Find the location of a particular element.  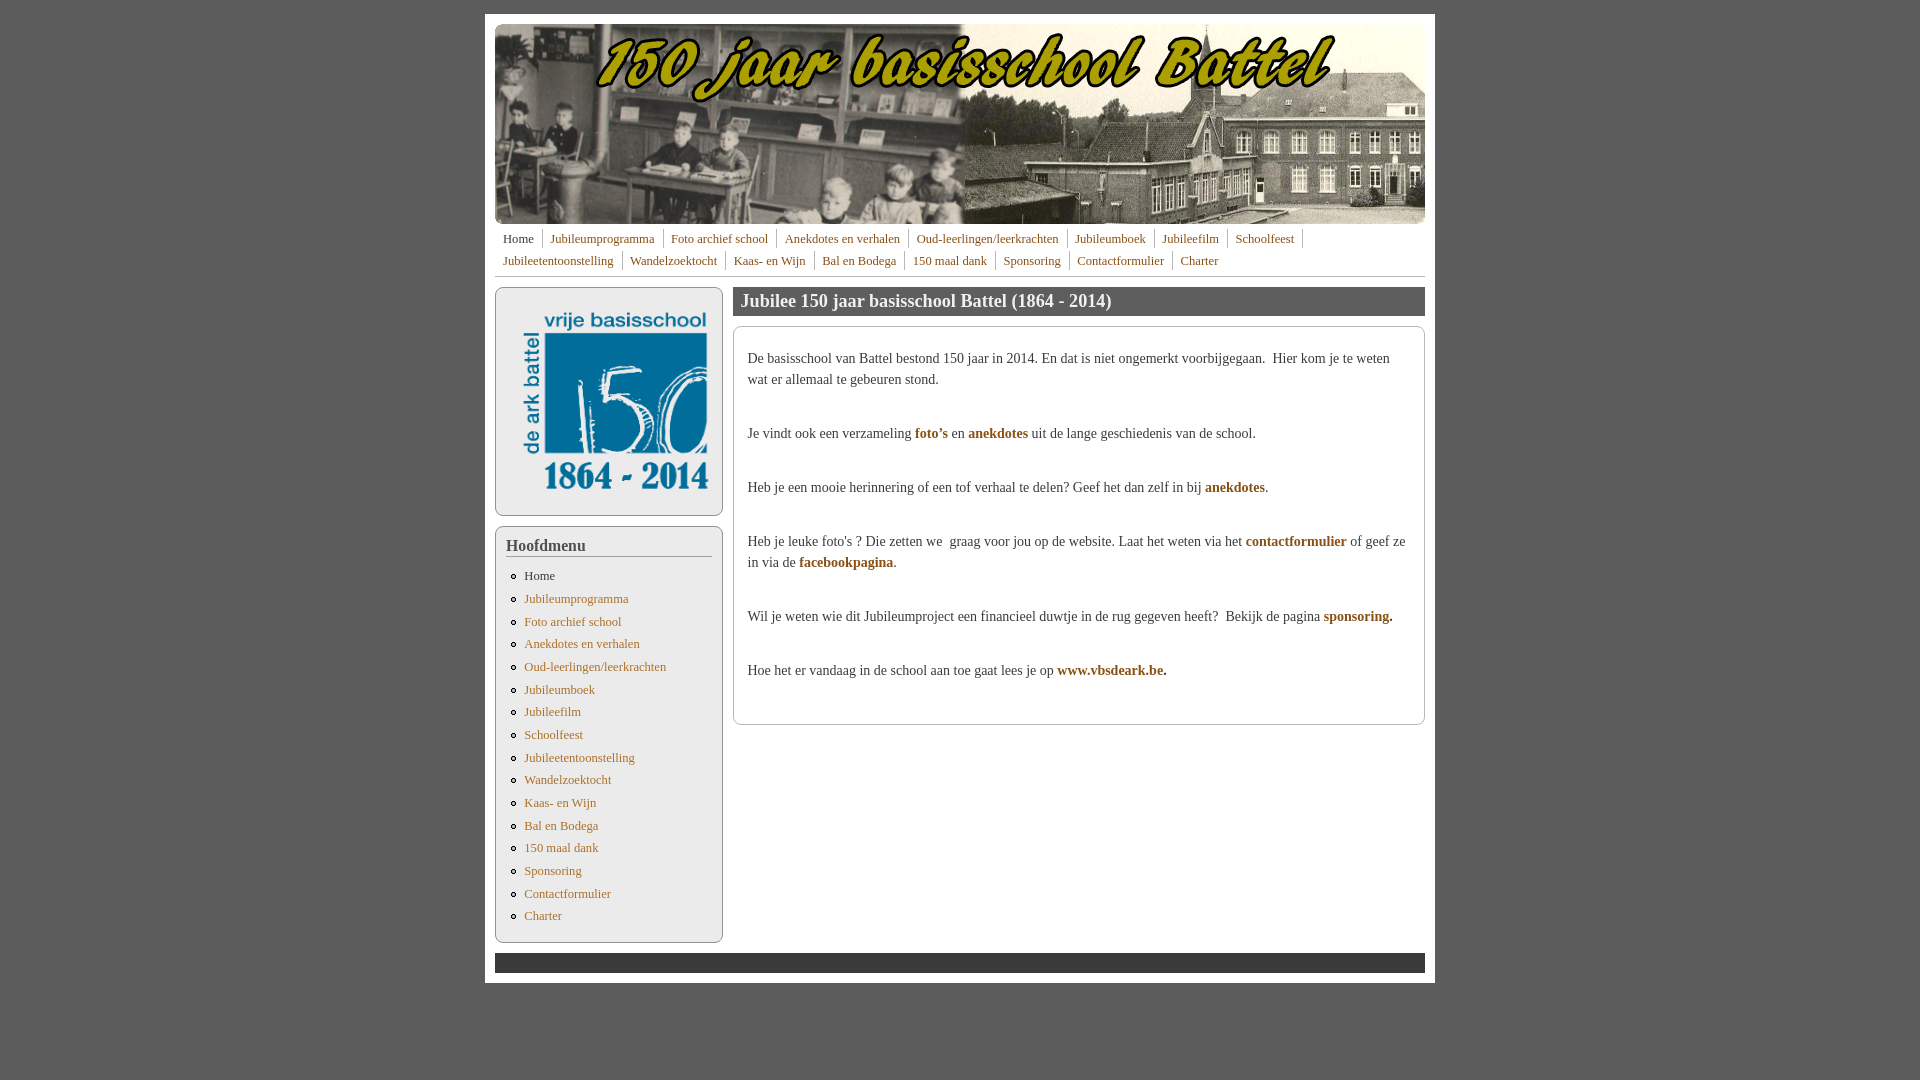

'Kaas- en Wijn' is located at coordinates (523, 801).